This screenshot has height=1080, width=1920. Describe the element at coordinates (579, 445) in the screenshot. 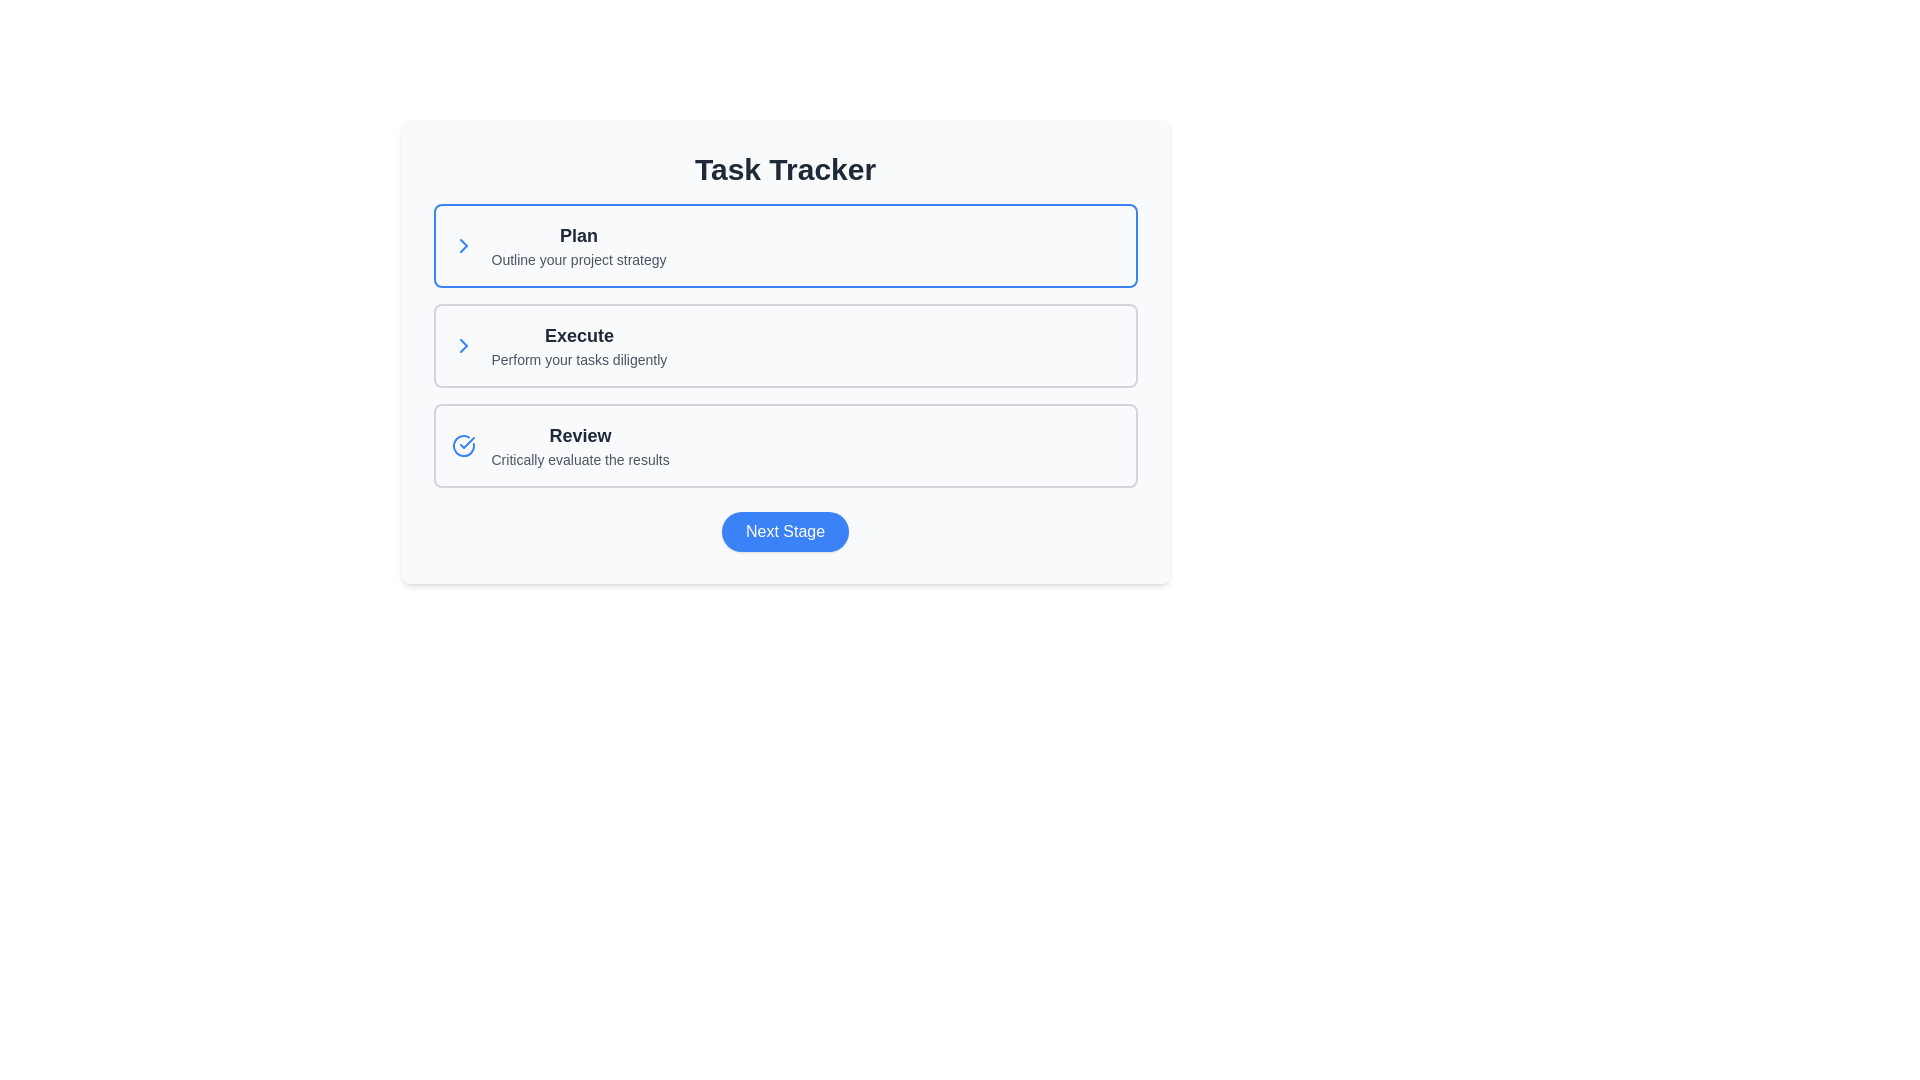

I see `text block titled 'Review' which is the third item in a vertical list of tasks, located between the 'Execute' task and the 'Next Stage' button` at that location.